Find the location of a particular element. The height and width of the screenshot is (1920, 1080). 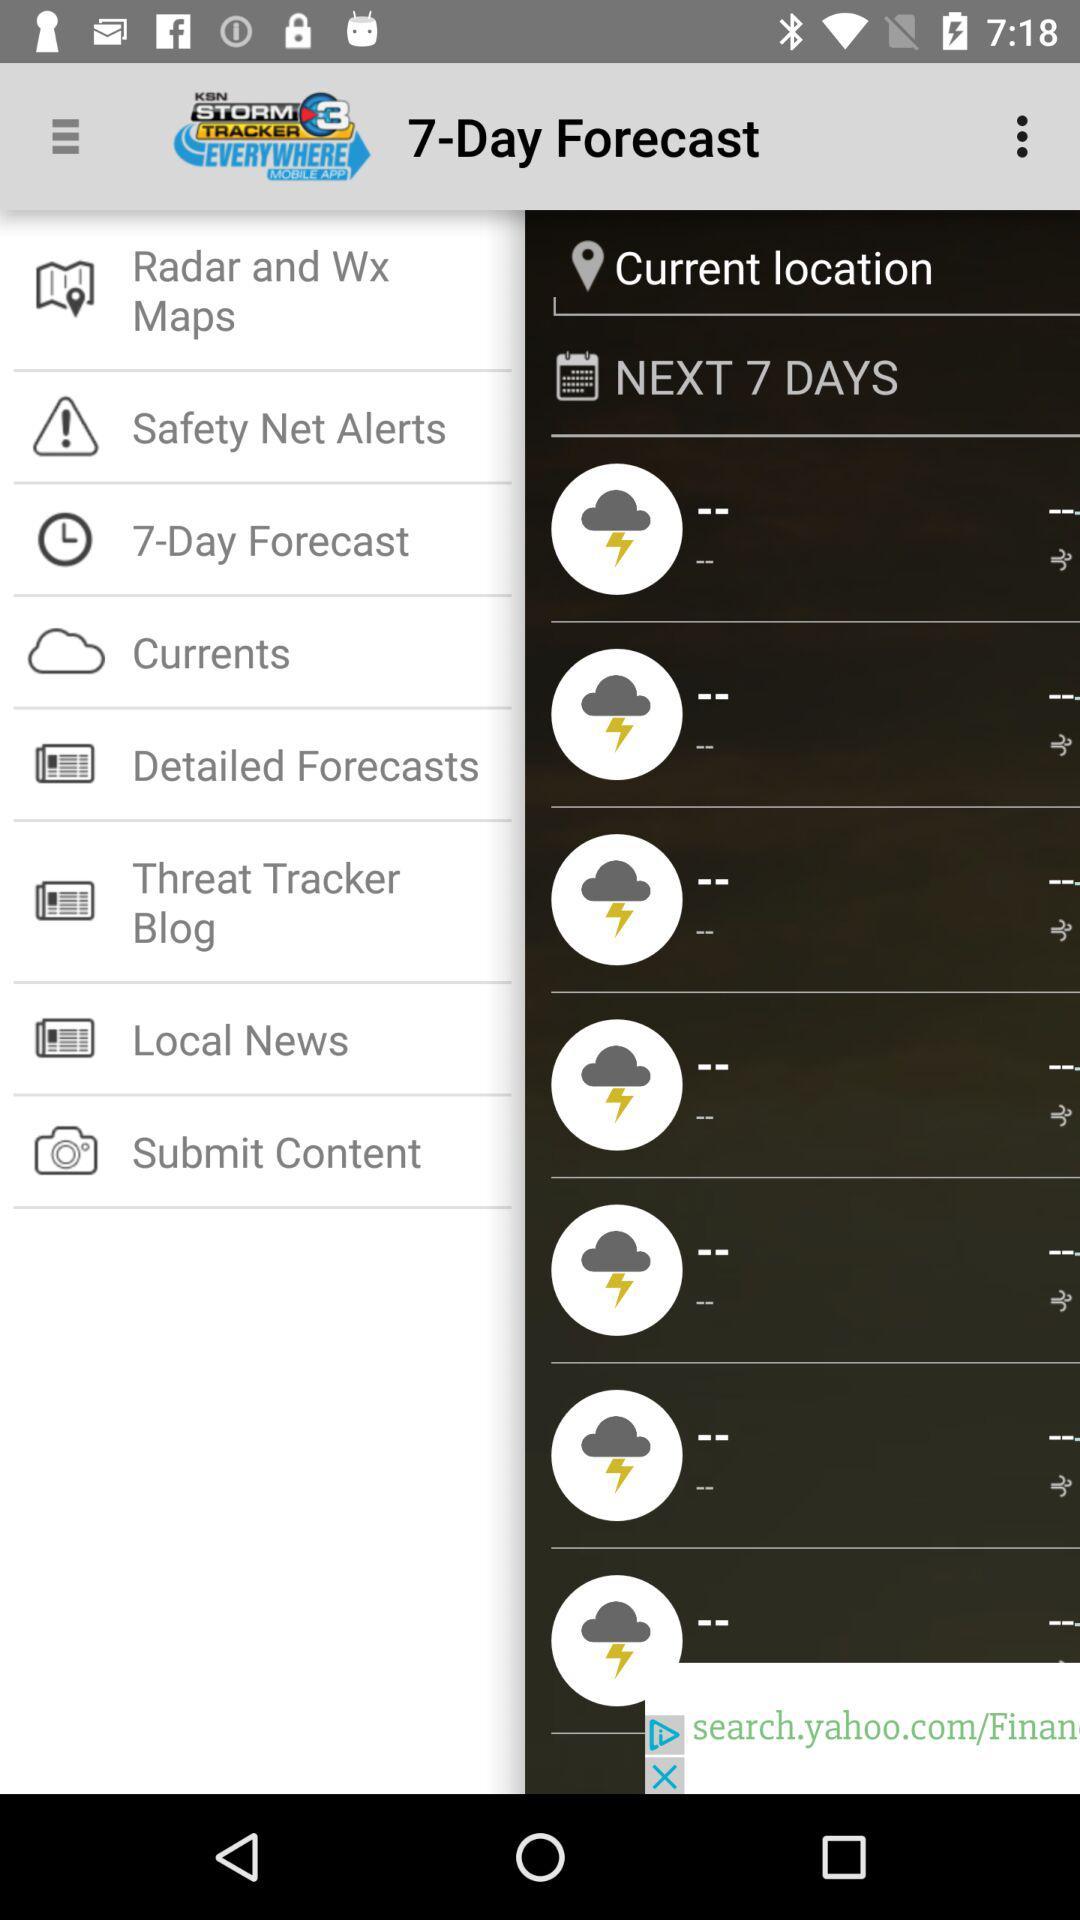

the 7th icon which is in the white background is located at coordinates (65, 1038).